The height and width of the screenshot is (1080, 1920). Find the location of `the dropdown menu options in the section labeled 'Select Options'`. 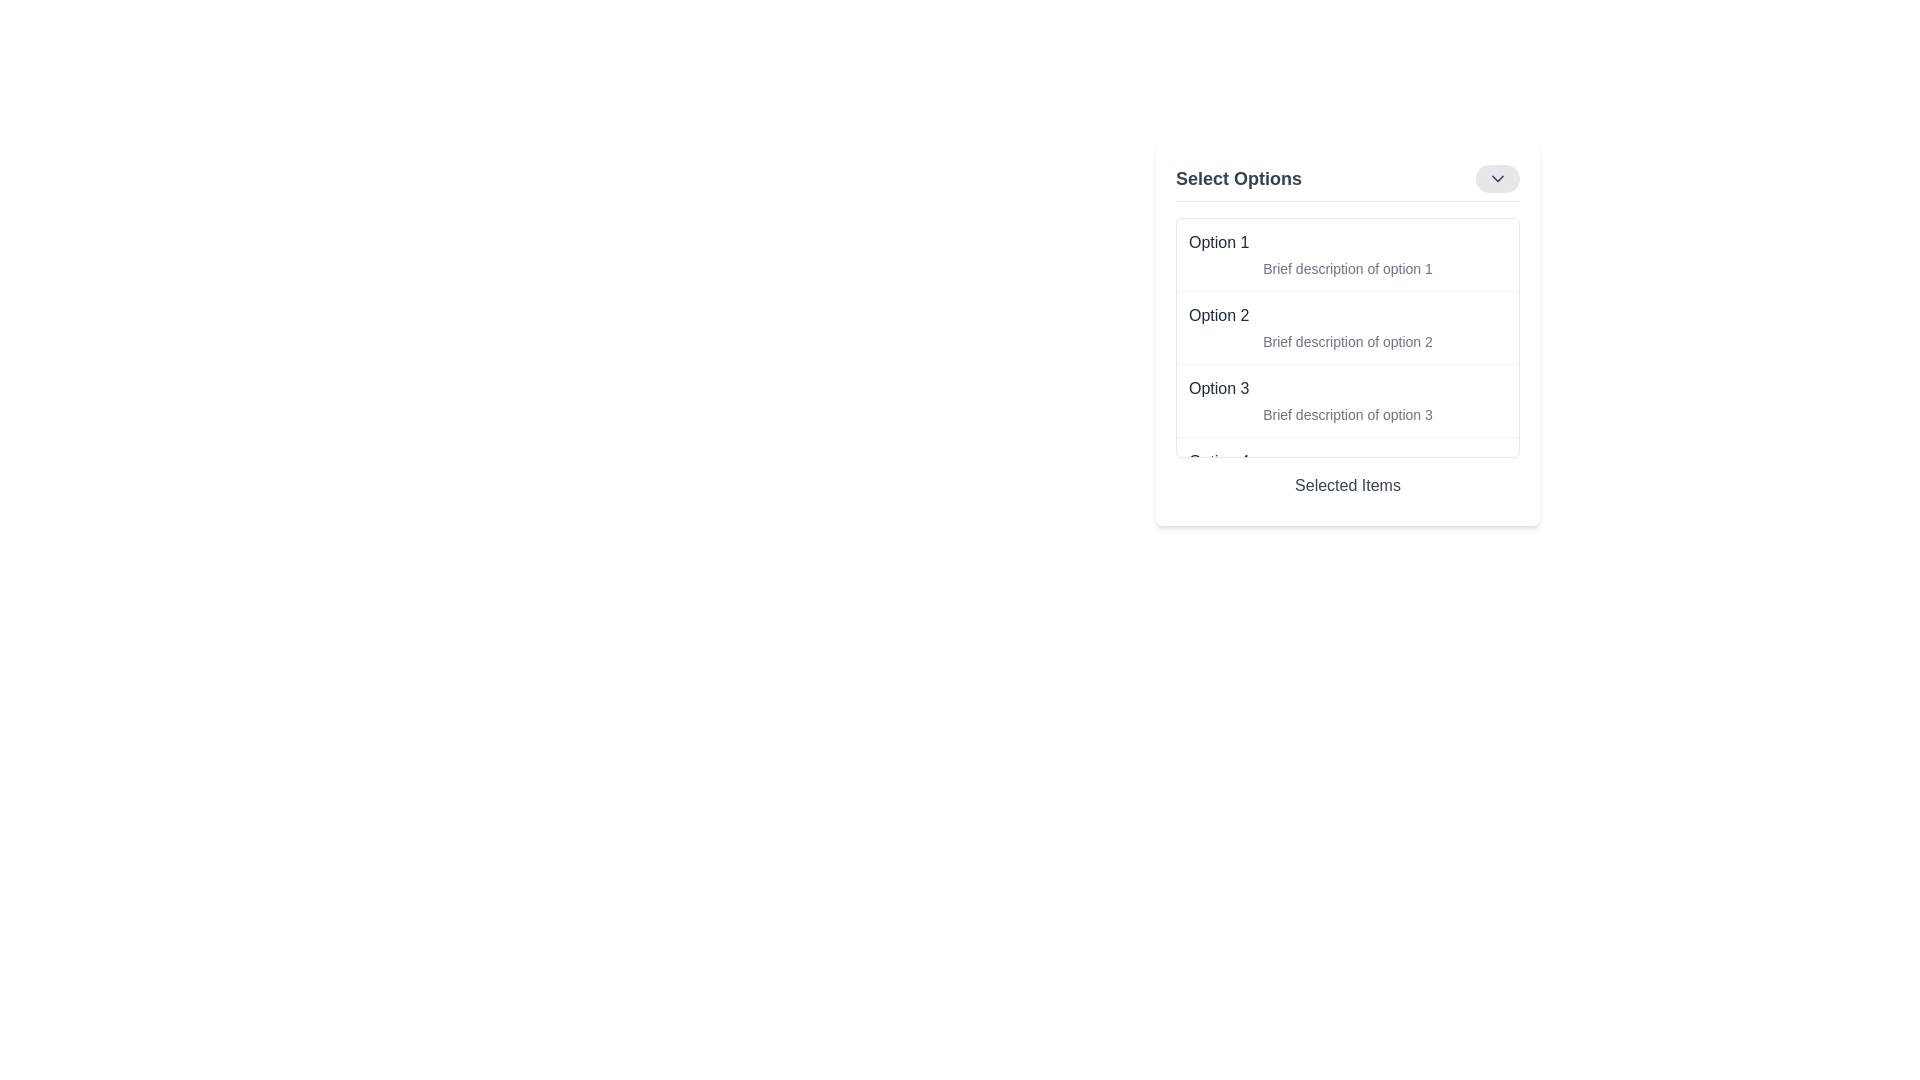

the dropdown menu options in the section labeled 'Select Options' is located at coordinates (1348, 334).